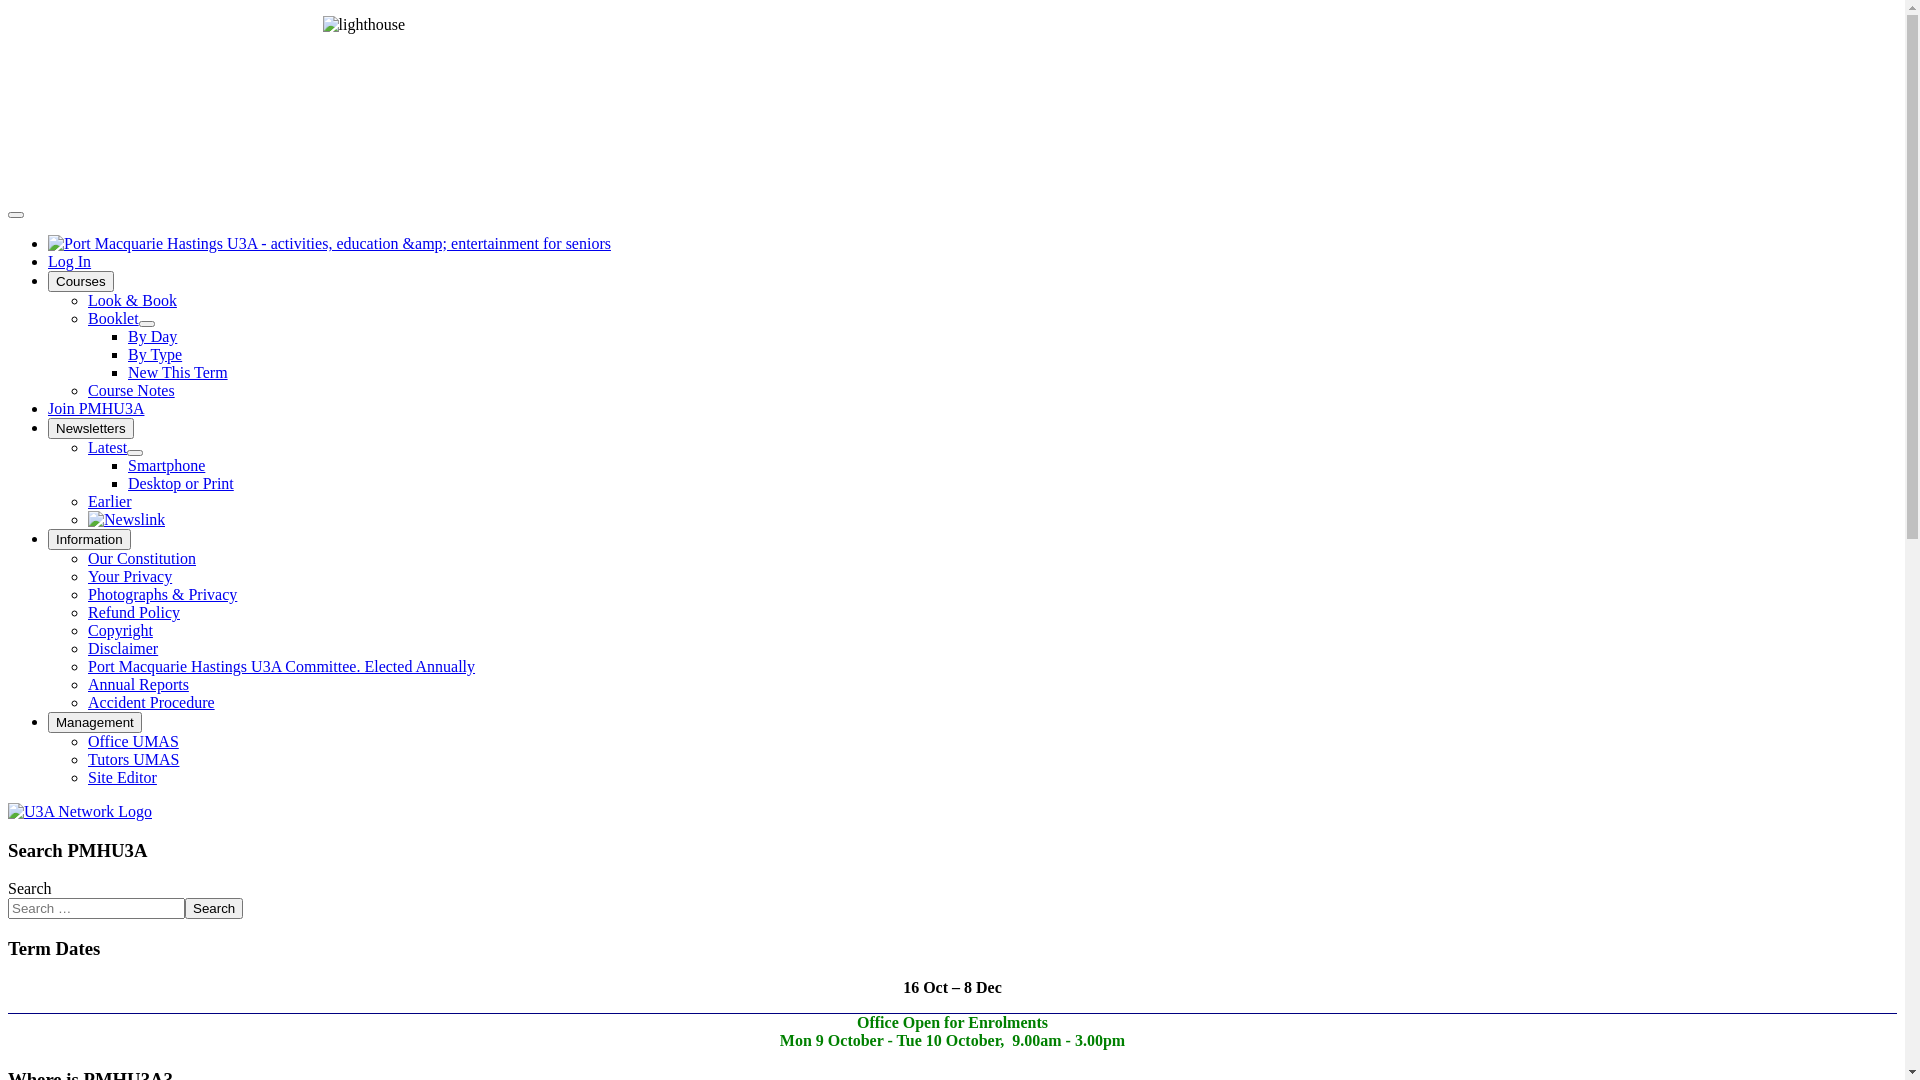 Image resolution: width=1920 pixels, height=1080 pixels. Describe the element at coordinates (48, 281) in the screenshot. I see `'Courses'` at that location.